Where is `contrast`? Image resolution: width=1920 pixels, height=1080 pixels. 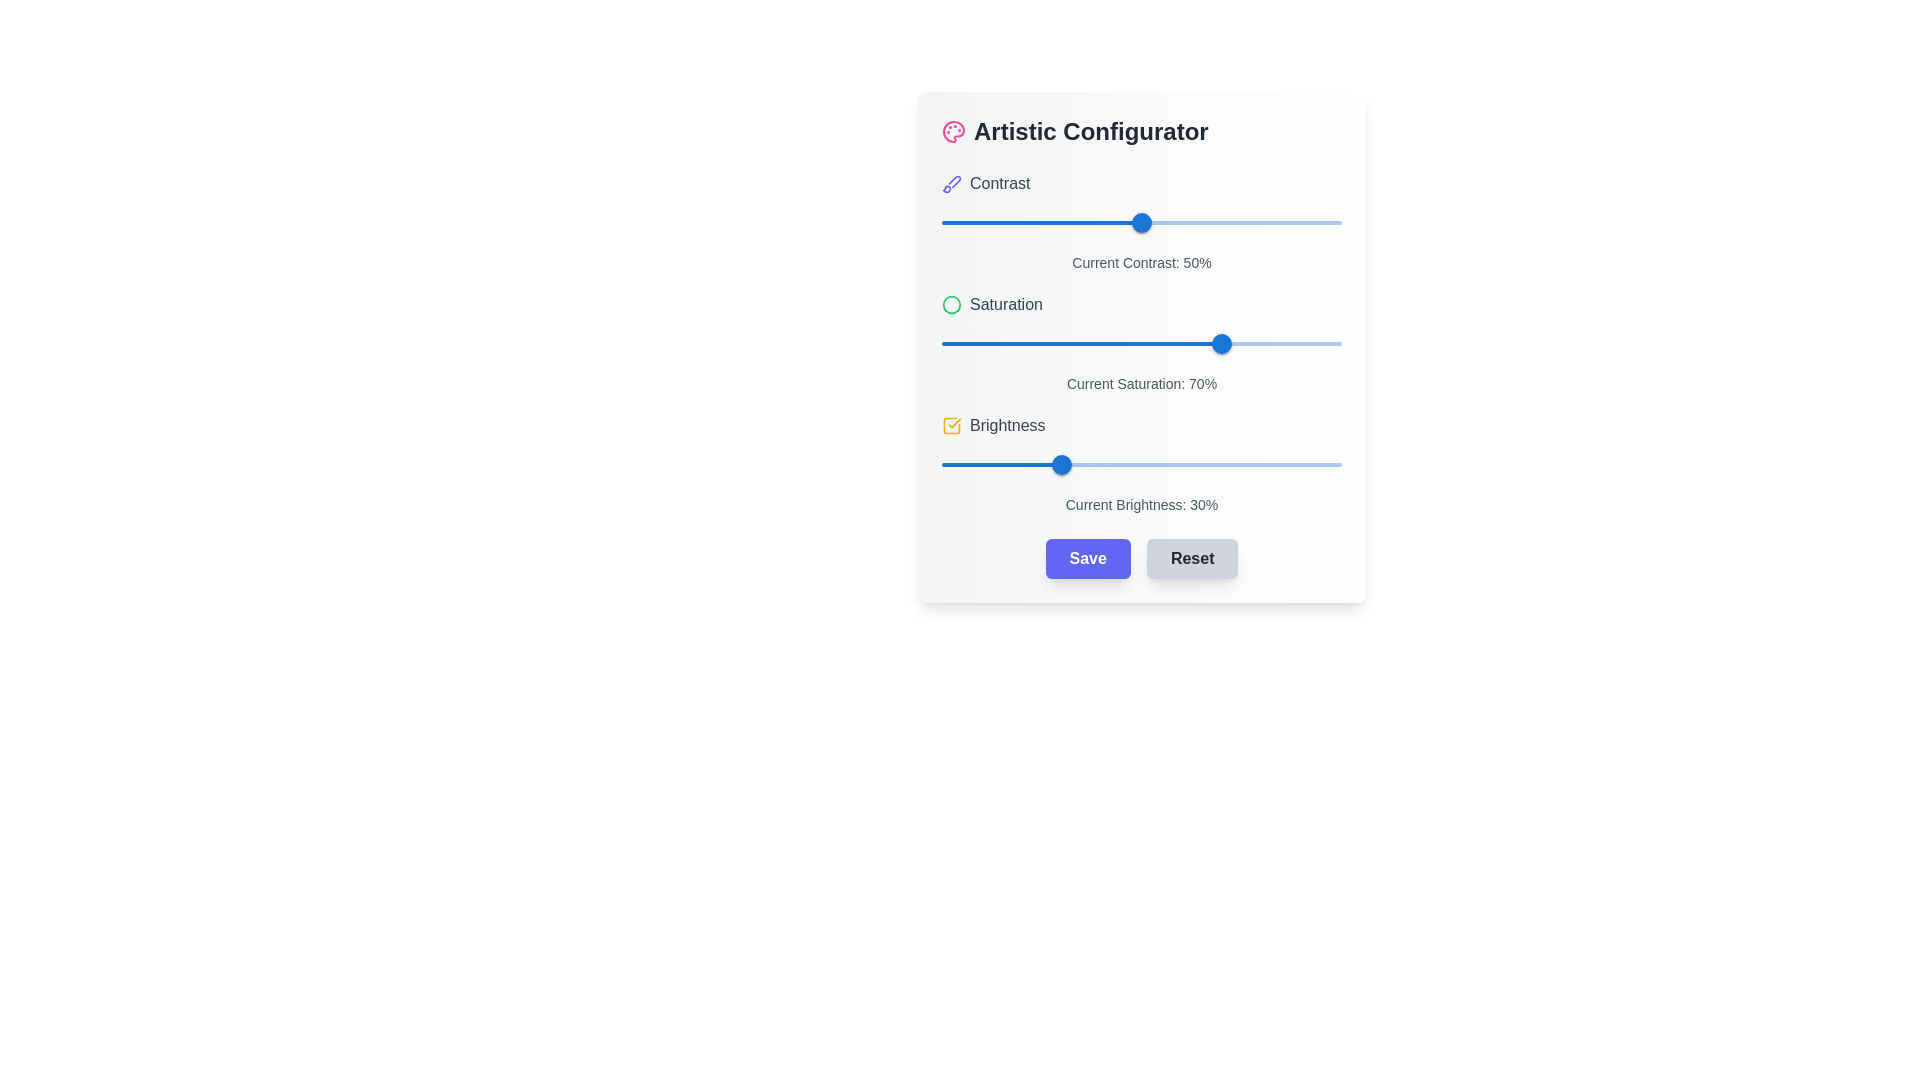 contrast is located at coordinates (1248, 223).